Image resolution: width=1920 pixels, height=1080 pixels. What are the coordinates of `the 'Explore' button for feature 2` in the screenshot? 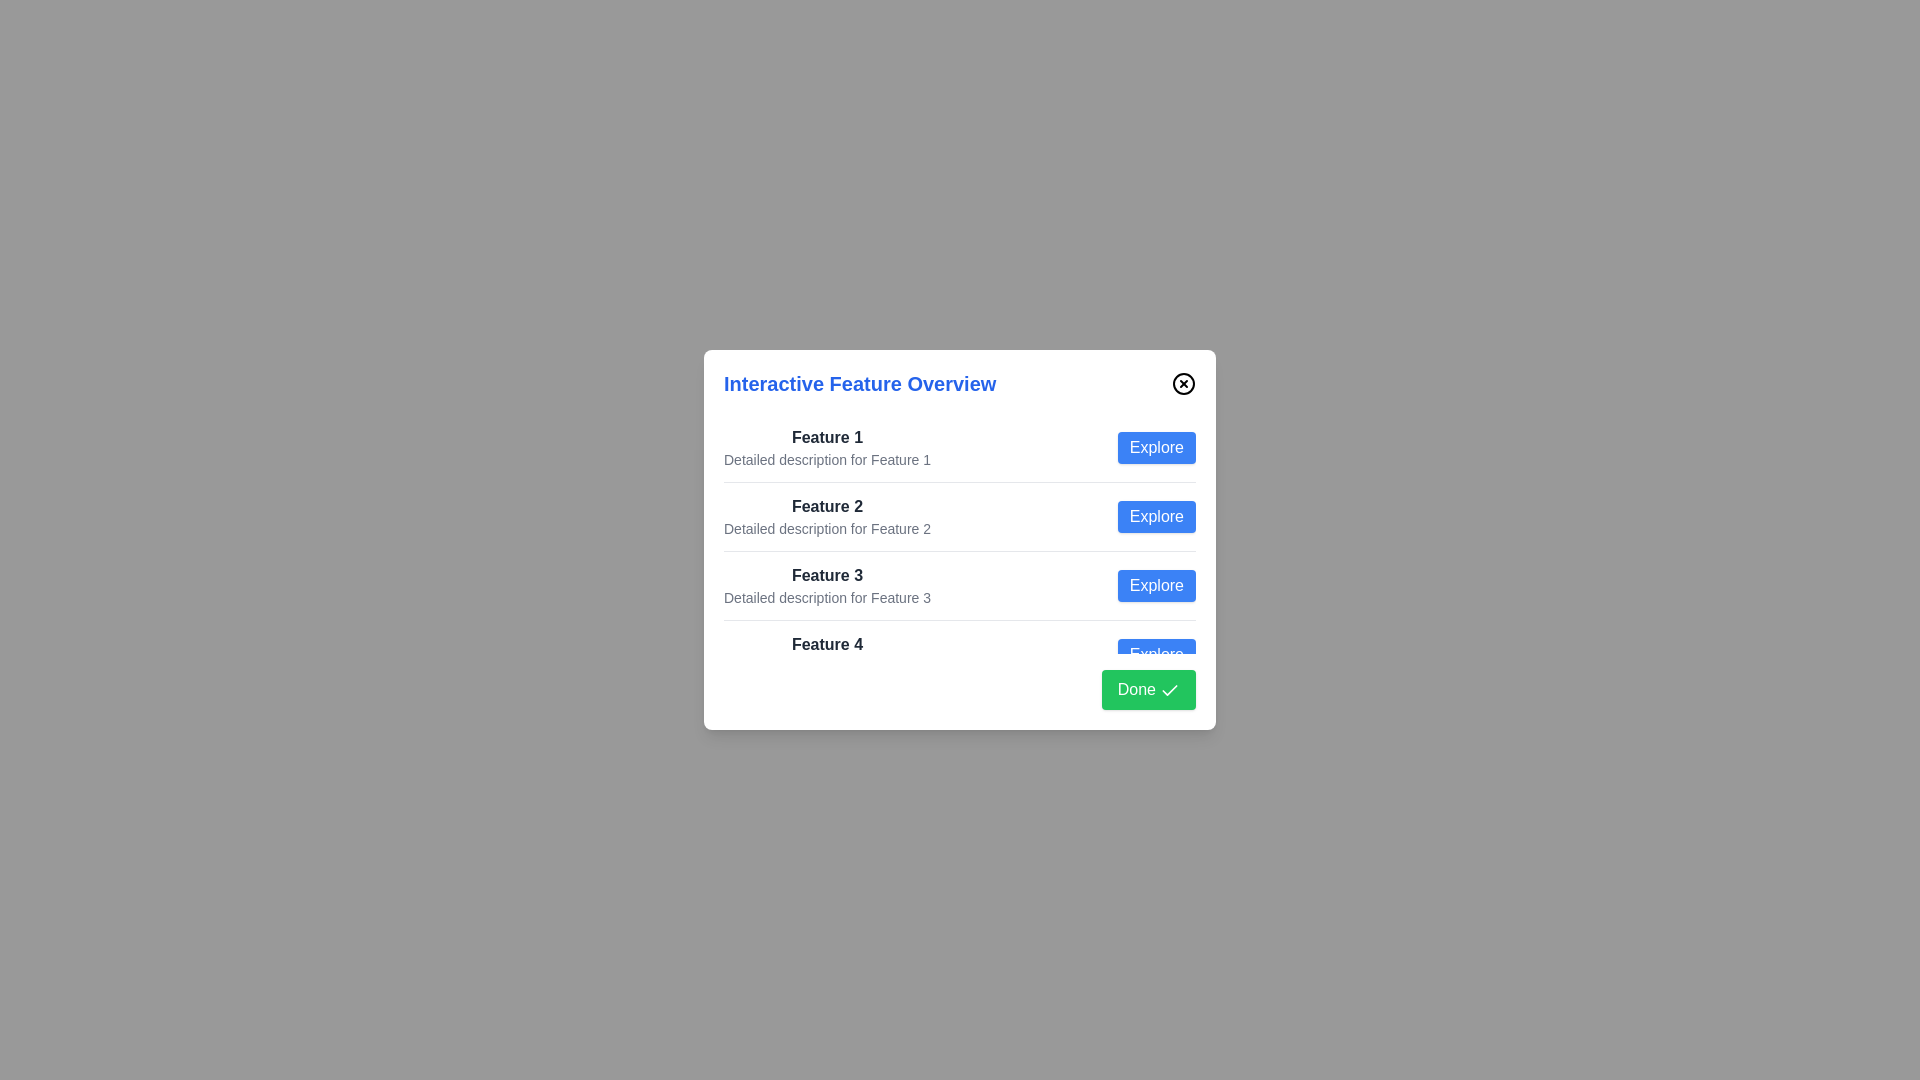 It's located at (1156, 515).